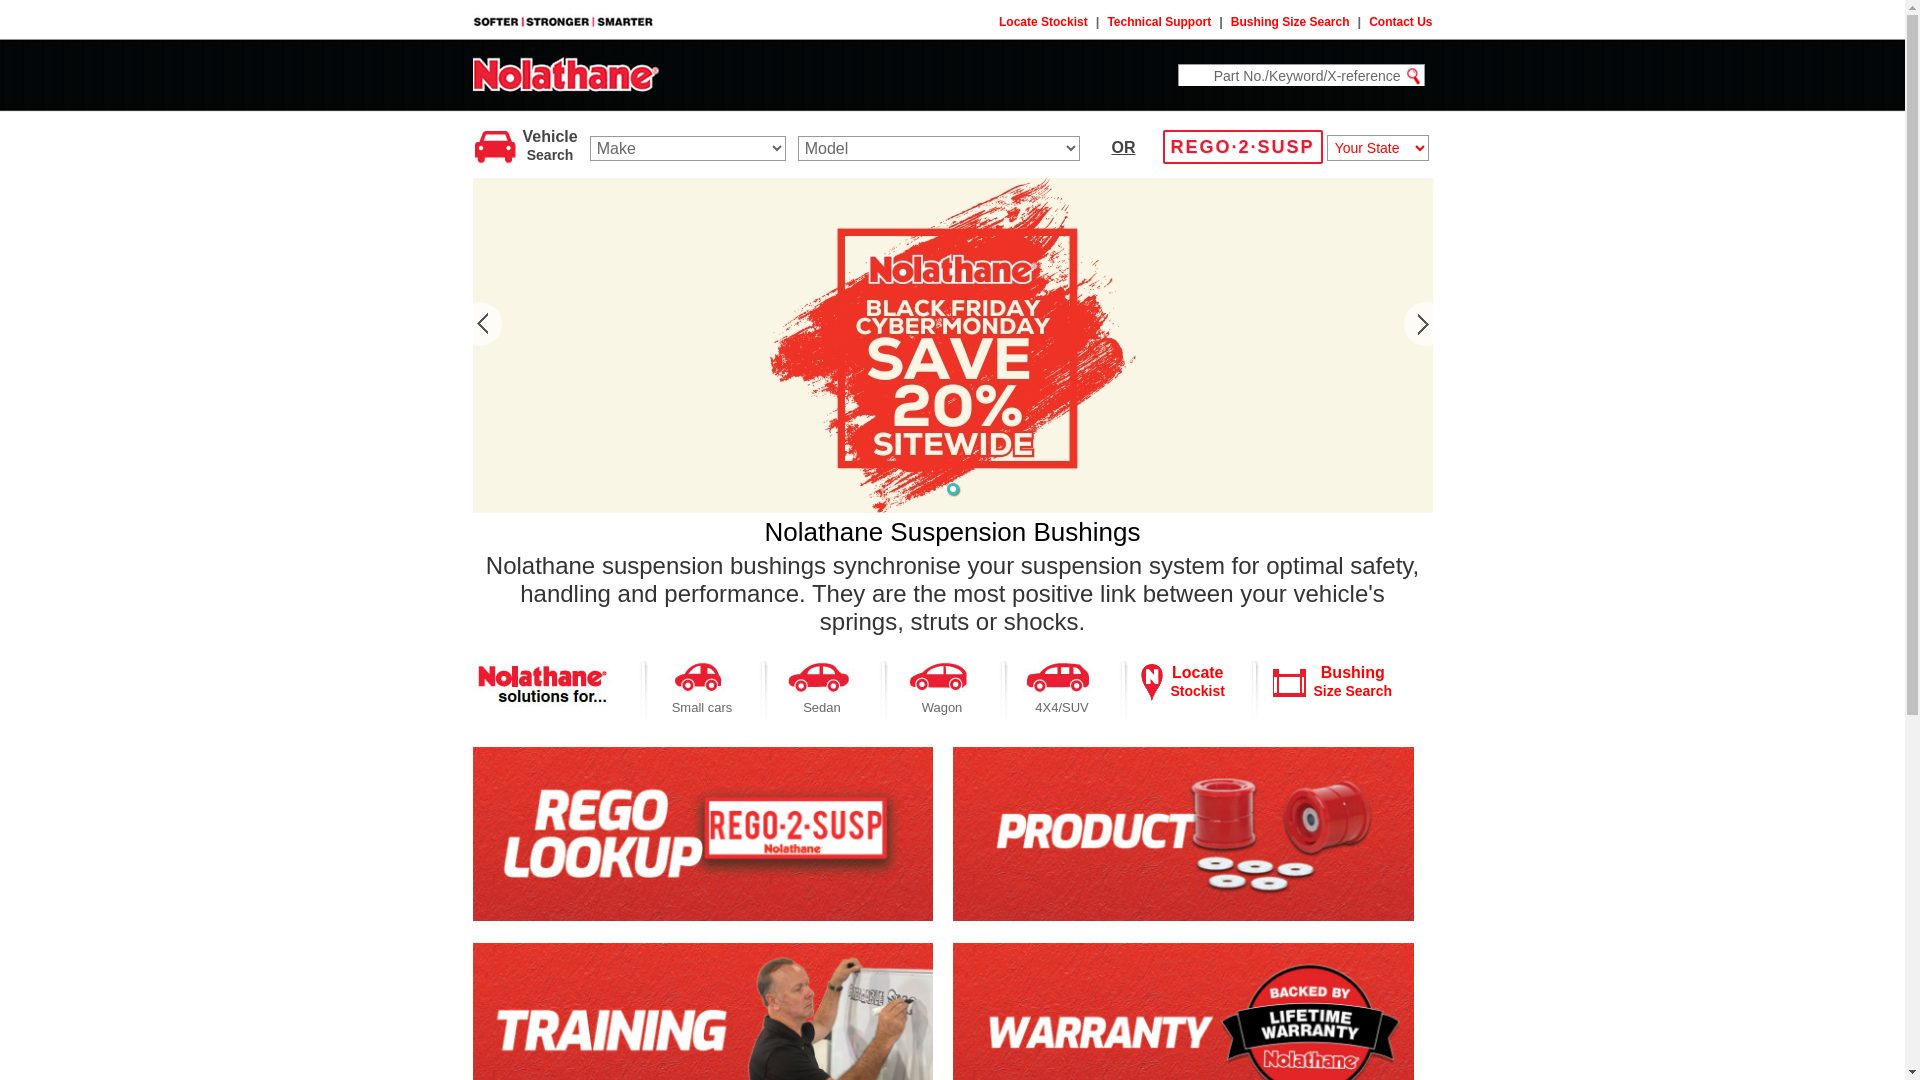  What do you see at coordinates (821, 706) in the screenshot?
I see `'Sedan'` at bounding box center [821, 706].